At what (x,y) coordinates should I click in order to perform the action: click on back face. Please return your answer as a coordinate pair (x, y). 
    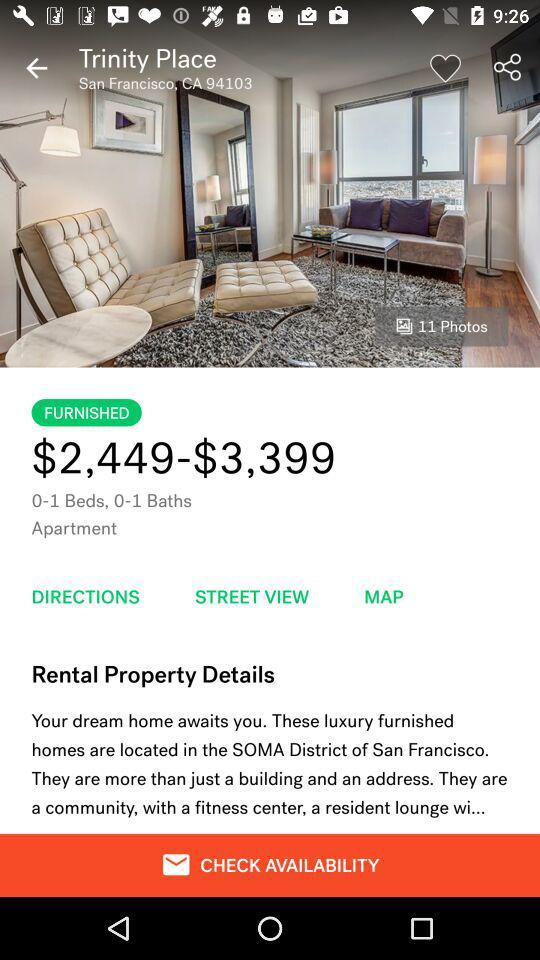
    Looking at the image, I should click on (36, 68).